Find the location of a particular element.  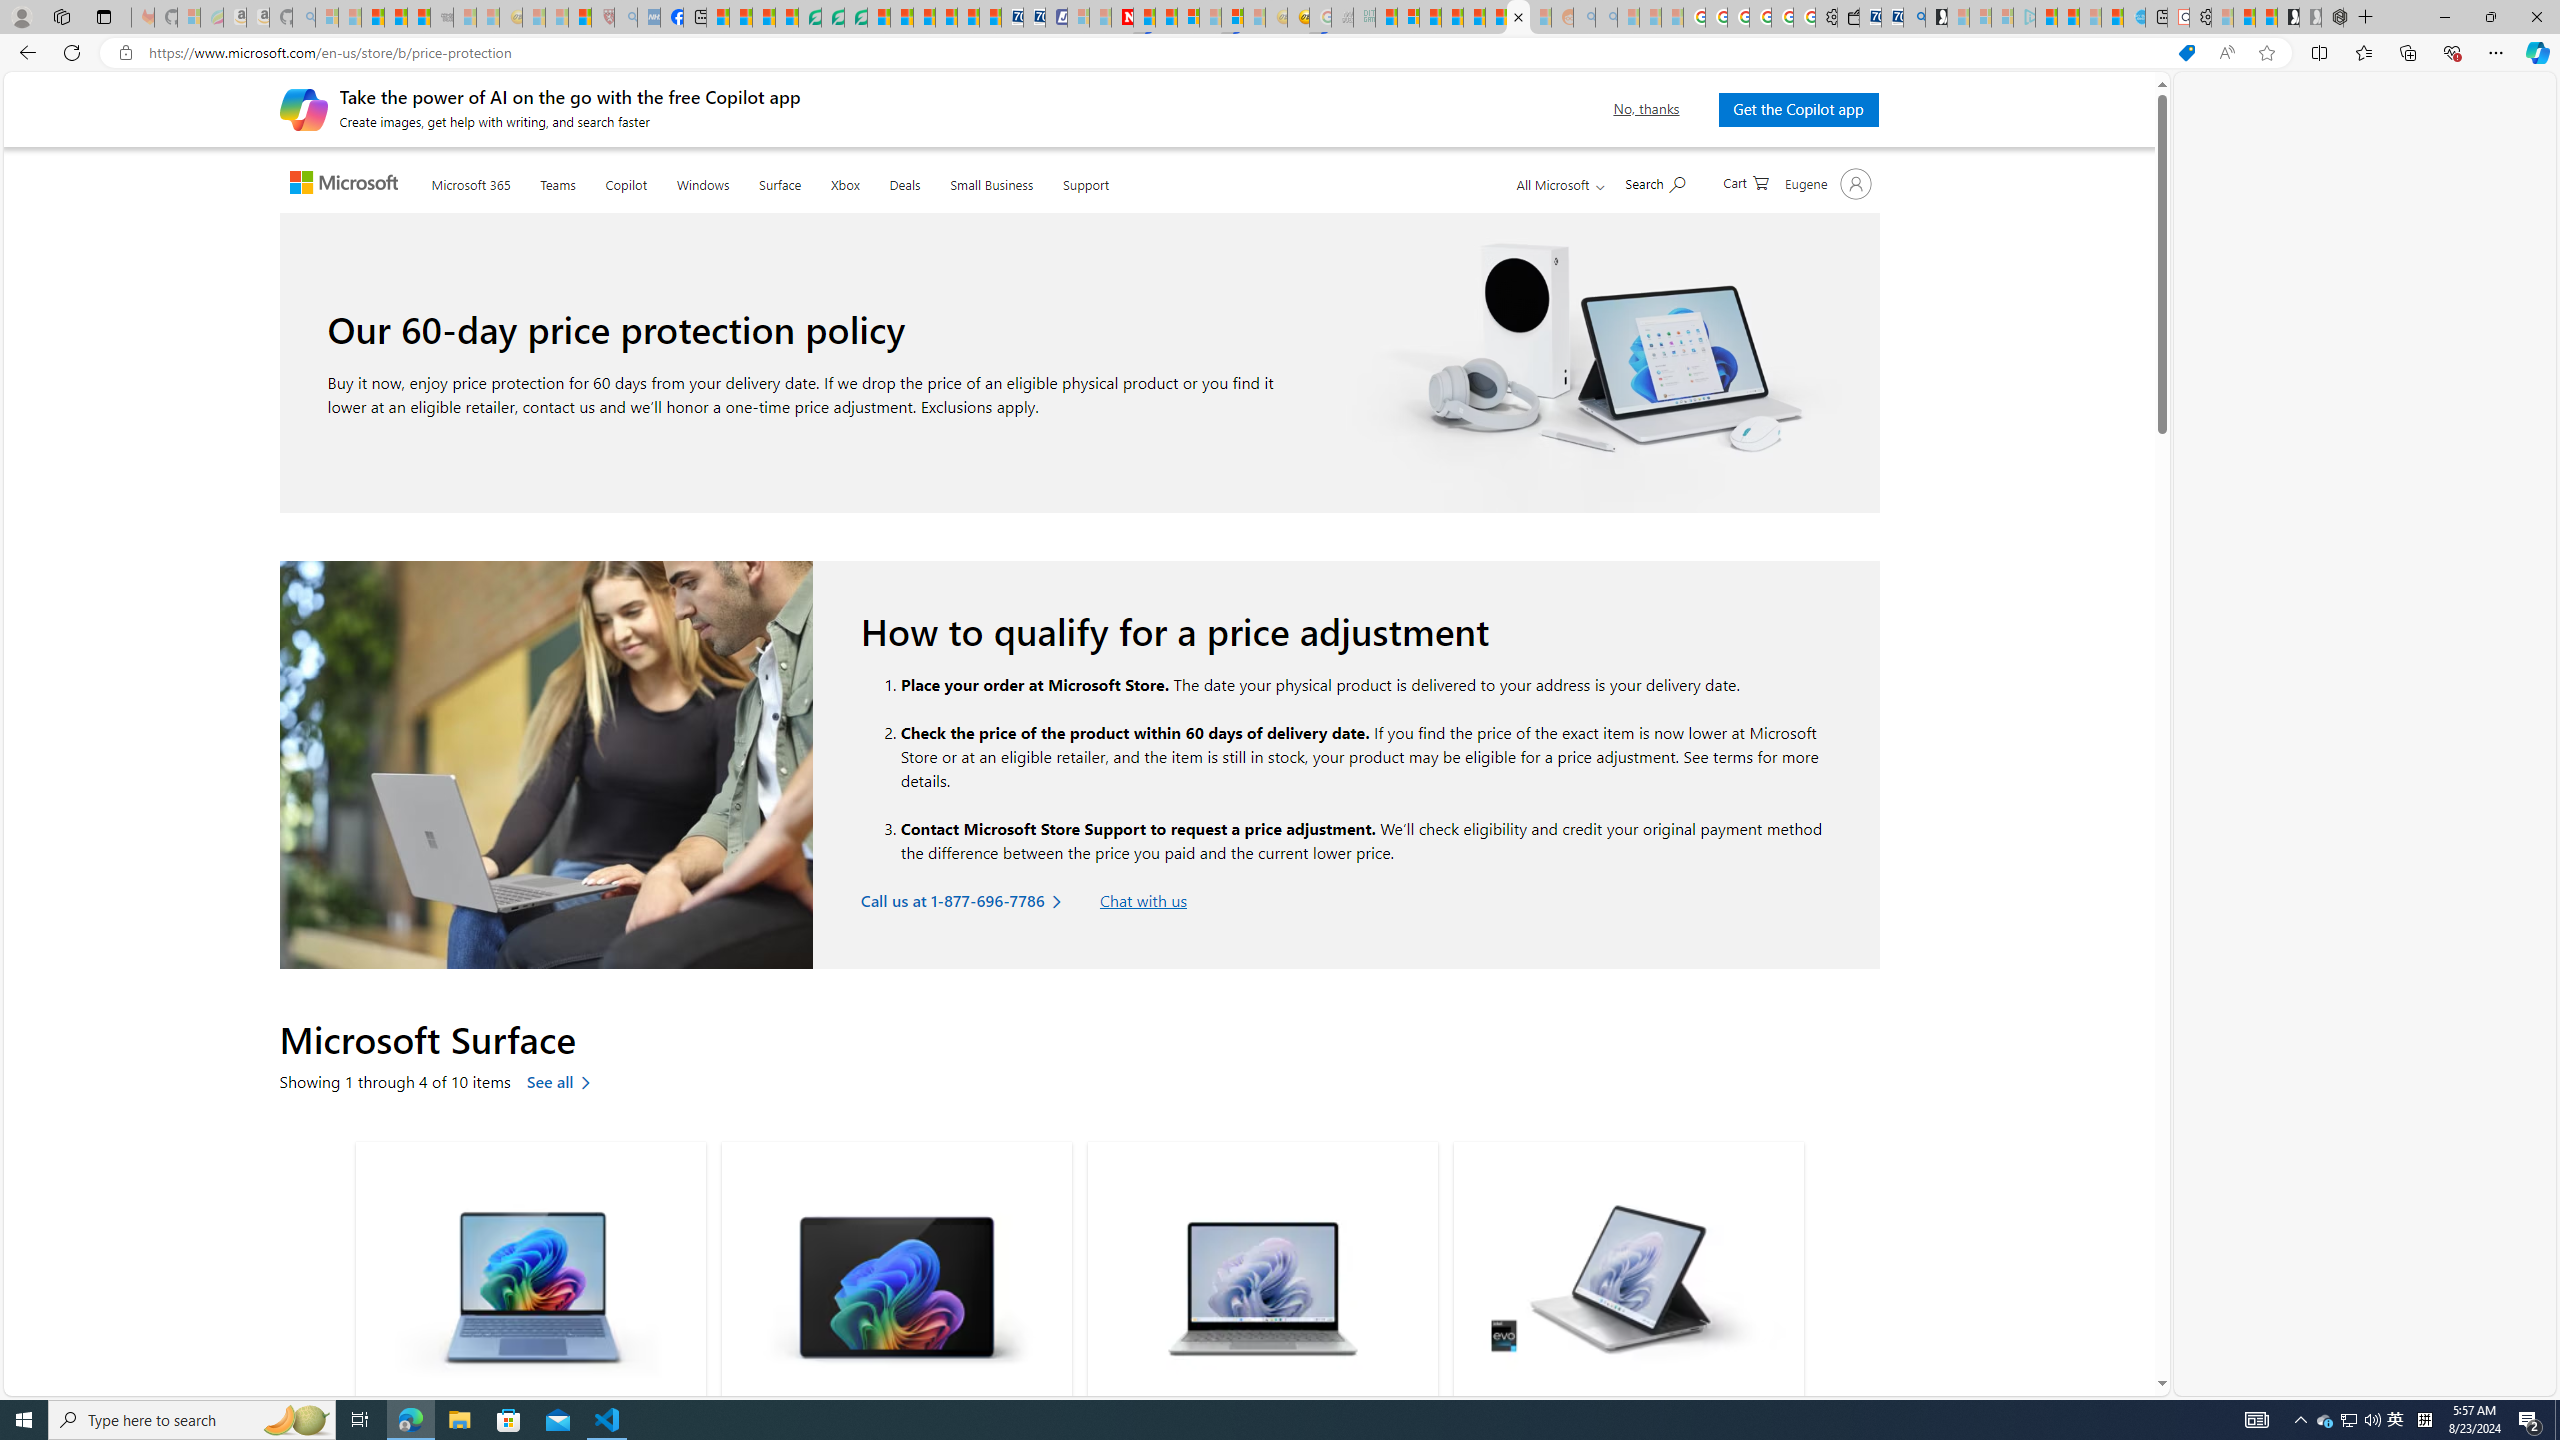

'Support' is located at coordinates (1084, 181).